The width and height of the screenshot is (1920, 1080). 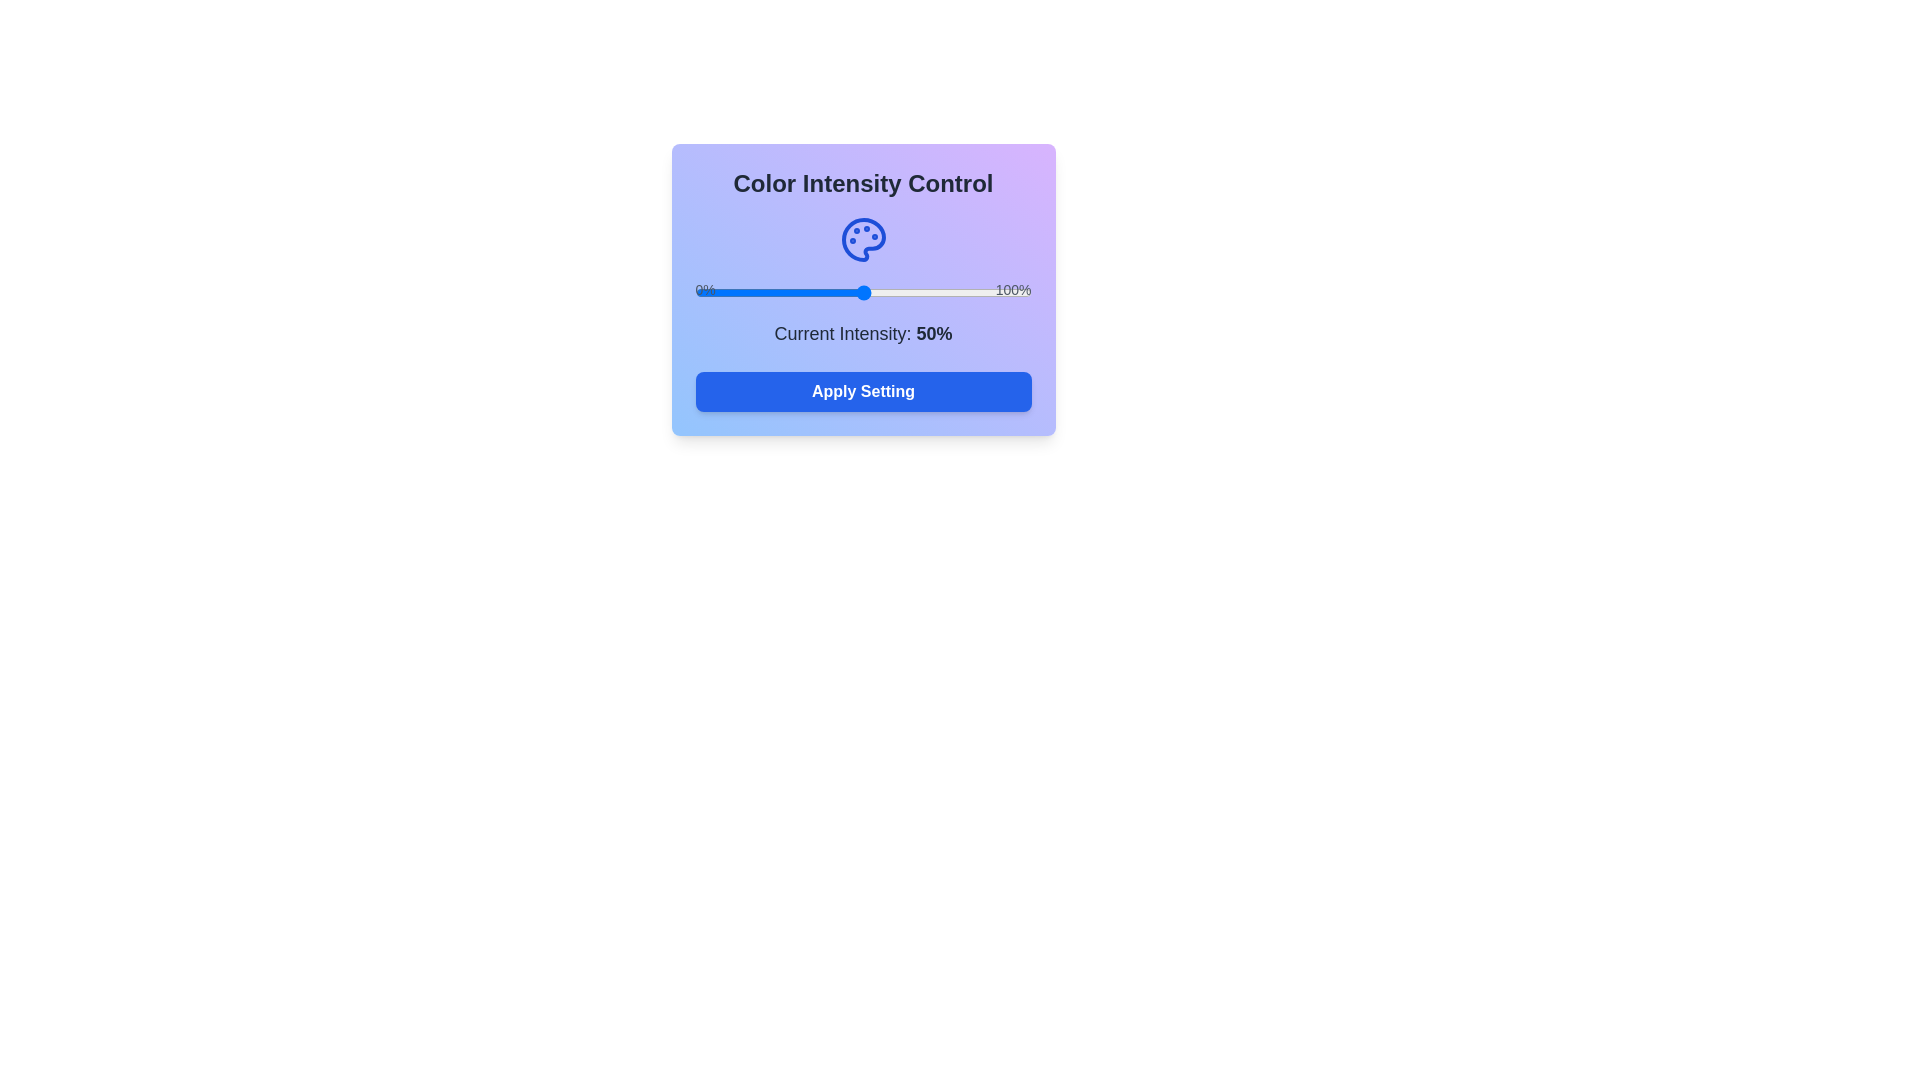 I want to click on the slider to set the color intensity to 88%, so click(x=991, y=293).